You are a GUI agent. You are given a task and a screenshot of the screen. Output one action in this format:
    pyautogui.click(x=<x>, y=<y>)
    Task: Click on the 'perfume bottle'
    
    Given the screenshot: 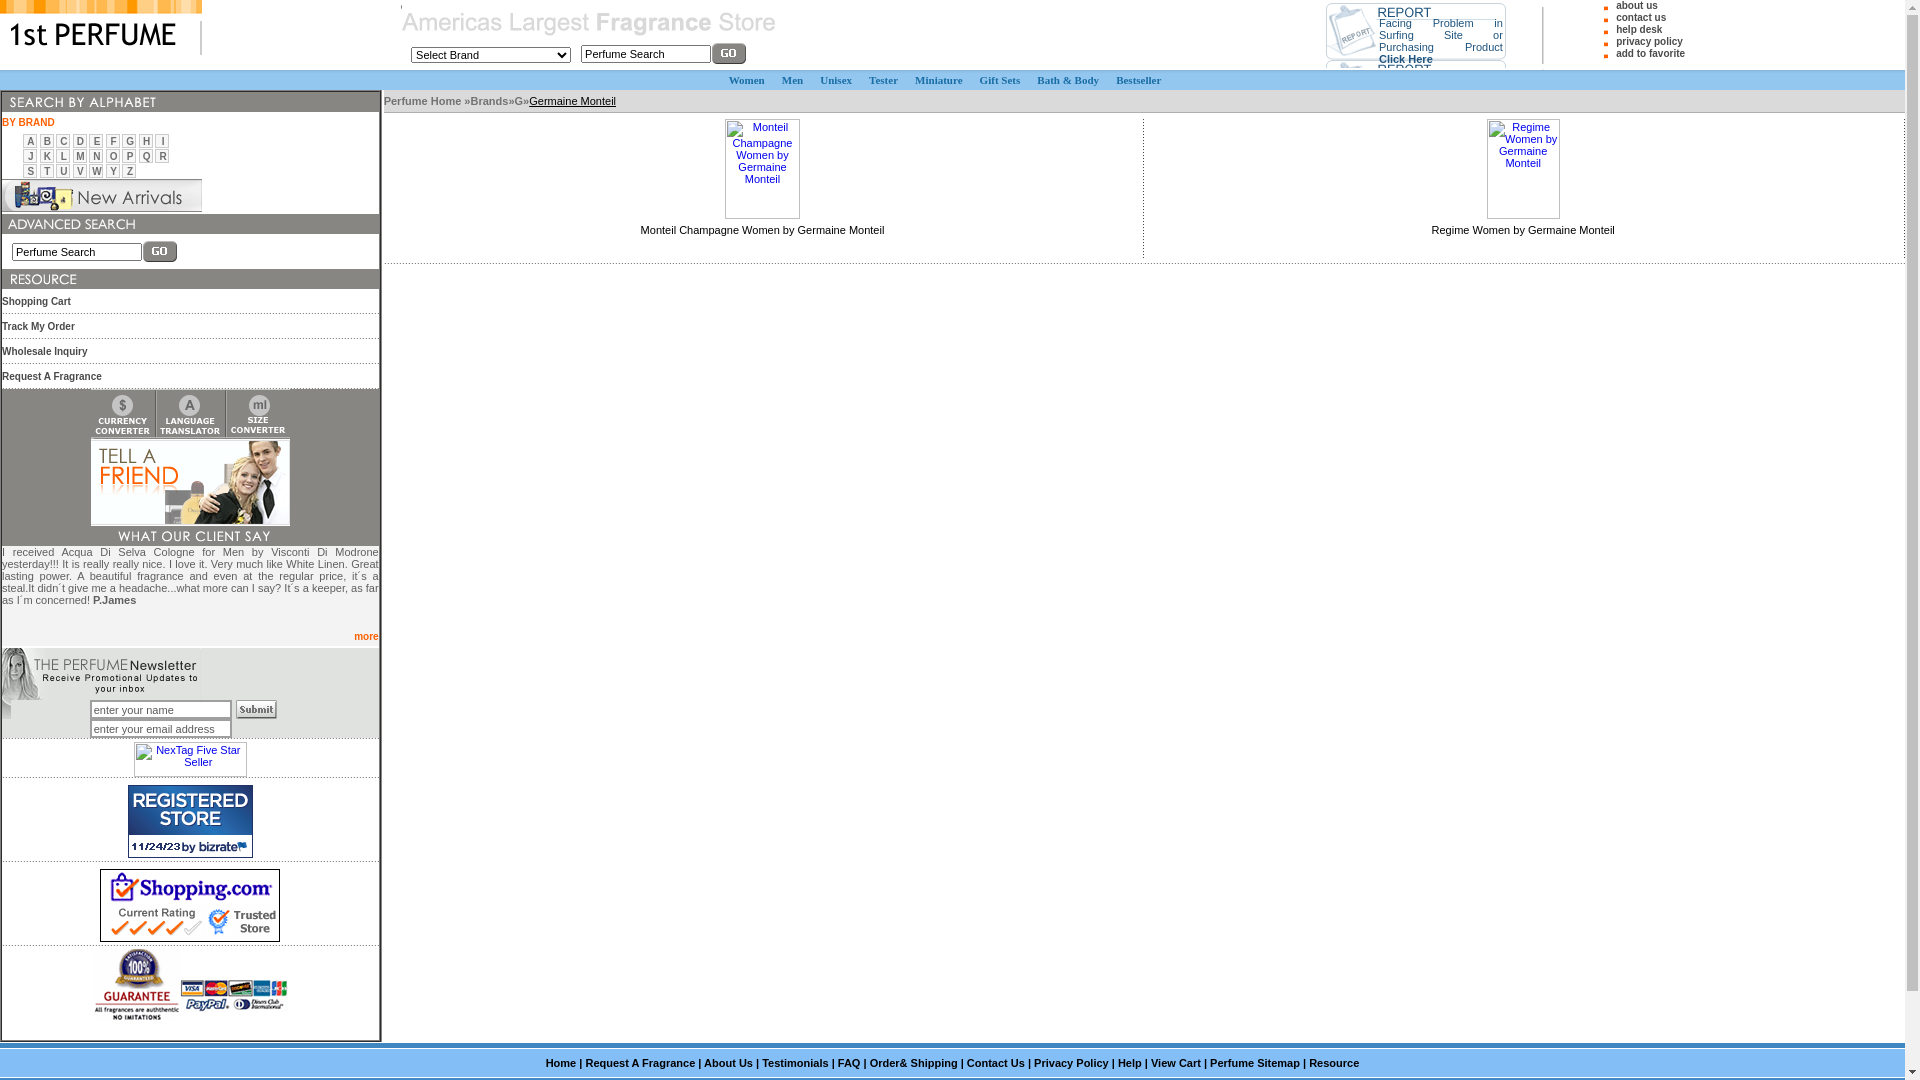 What is the action you would take?
    pyautogui.click(x=383, y=90)
    